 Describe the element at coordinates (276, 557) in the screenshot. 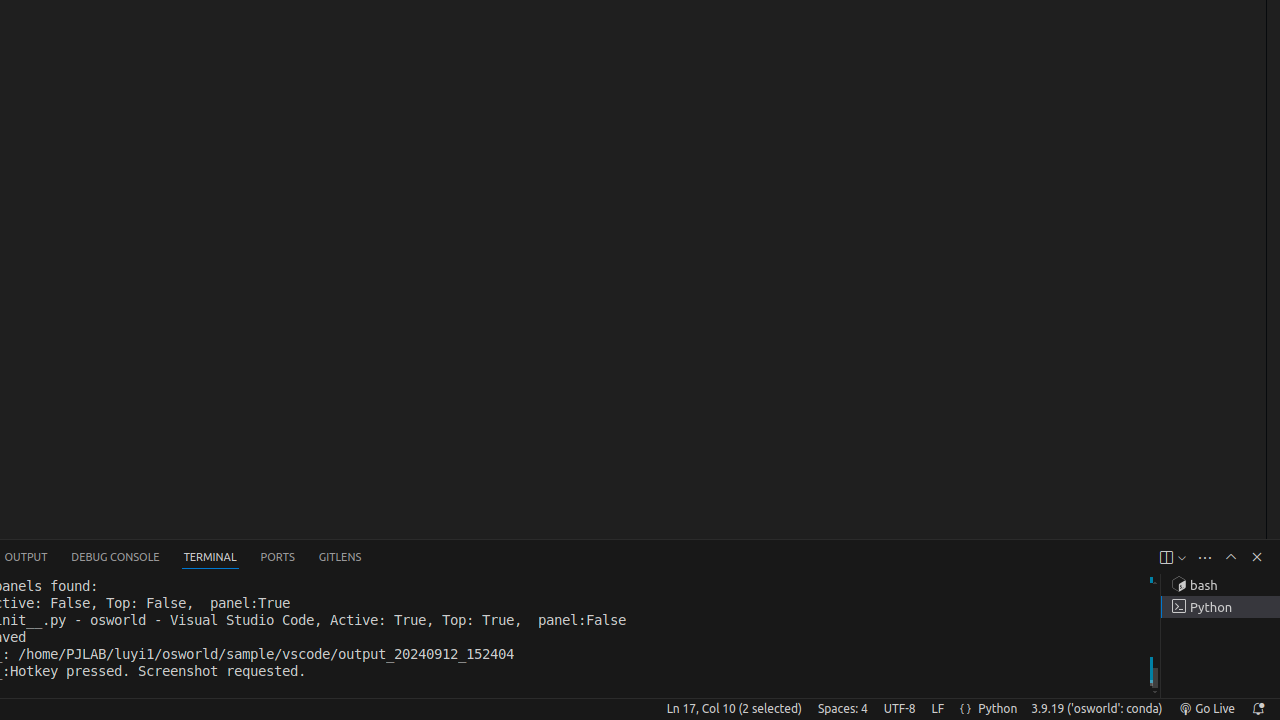

I see `'Ports'` at that location.